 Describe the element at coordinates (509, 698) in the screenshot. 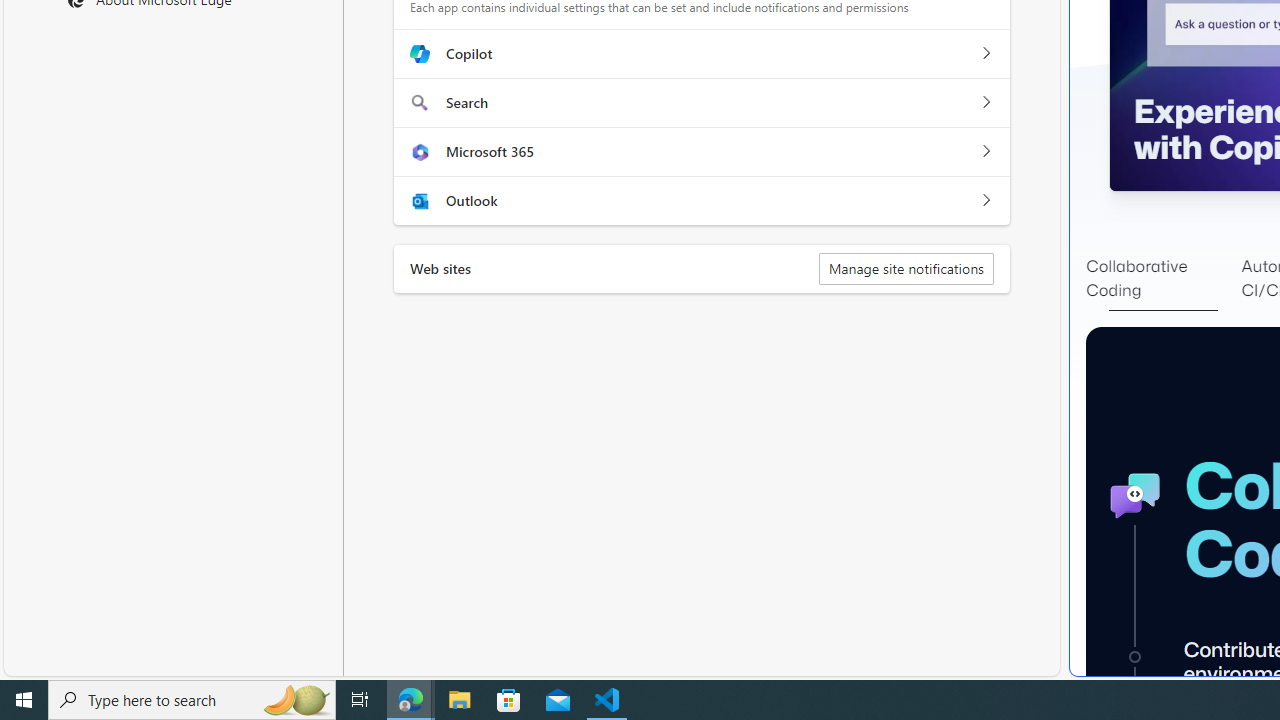

I see `'Microsoft Store'` at that location.